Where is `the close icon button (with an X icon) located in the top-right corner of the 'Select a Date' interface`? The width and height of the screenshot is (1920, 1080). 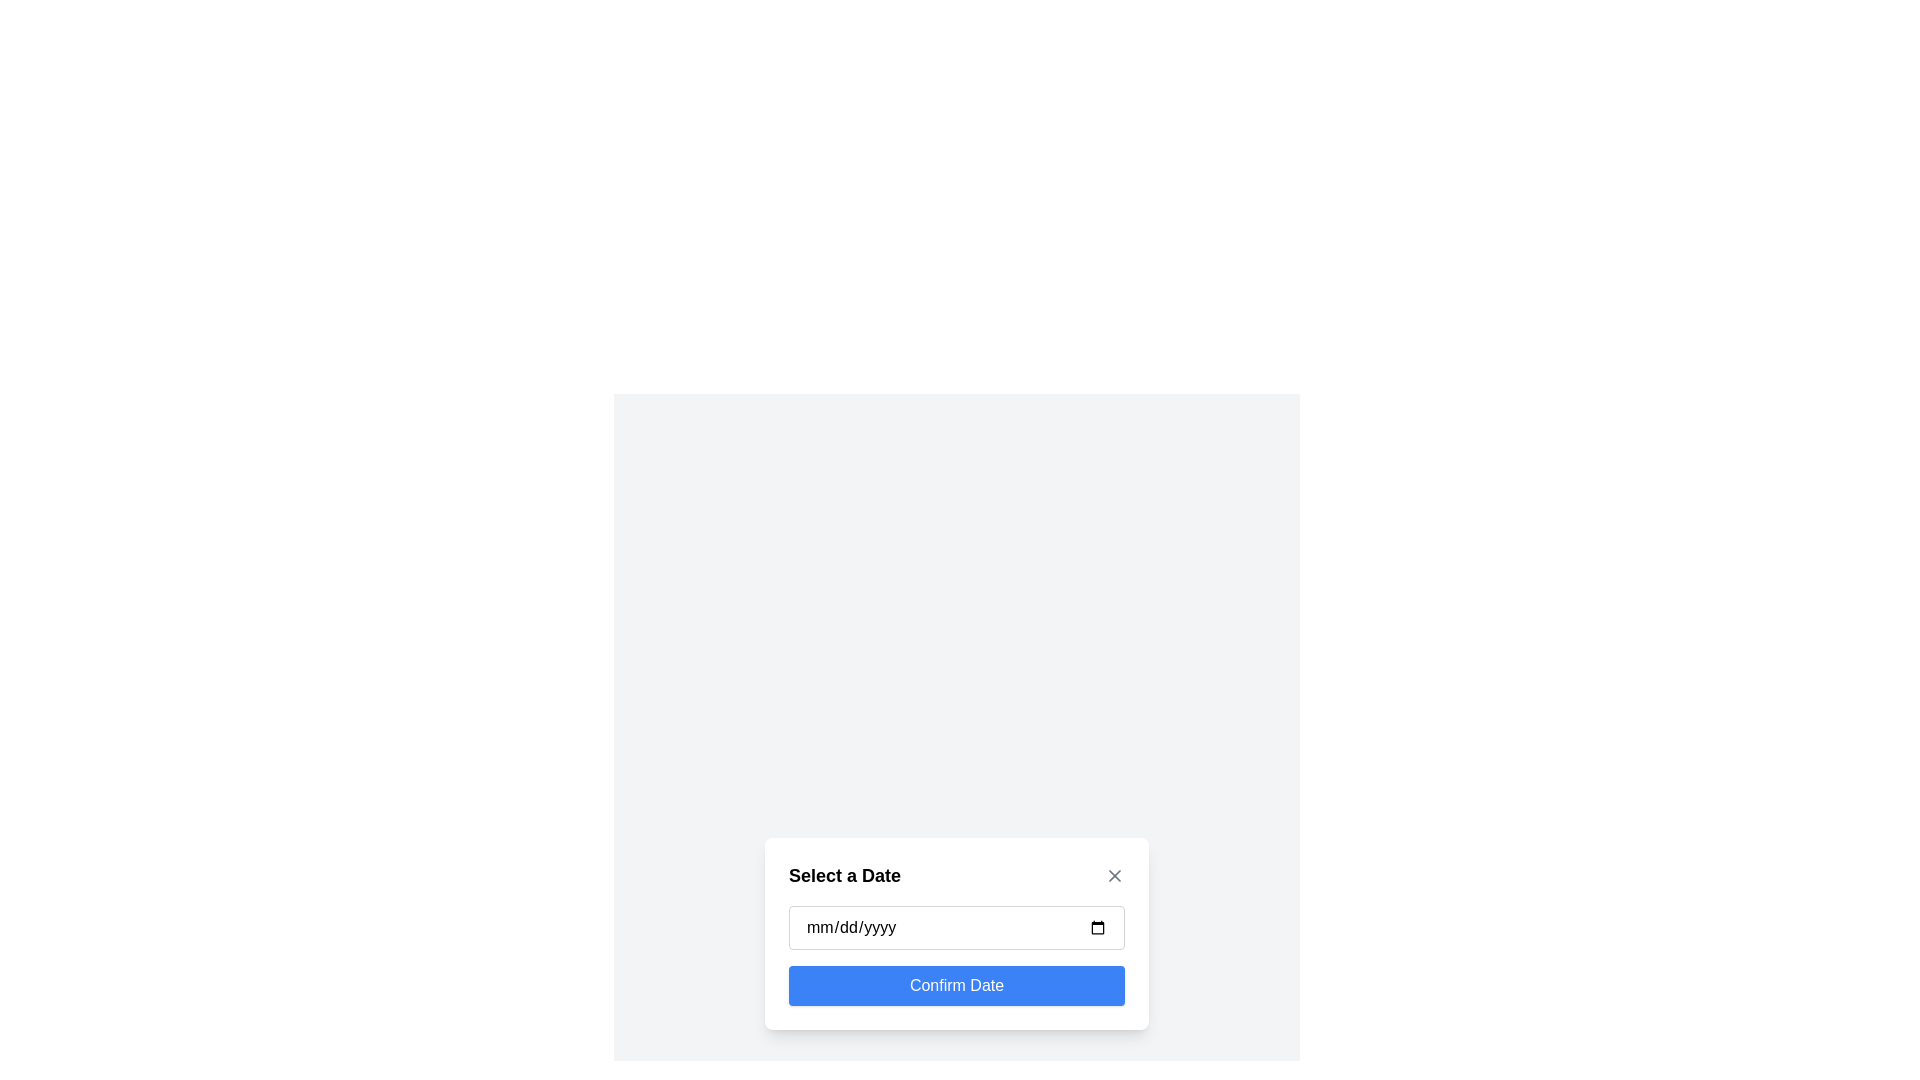
the close icon button (with an X icon) located in the top-right corner of the 'Select a Date' interface is located at coordinates (1113, 874).